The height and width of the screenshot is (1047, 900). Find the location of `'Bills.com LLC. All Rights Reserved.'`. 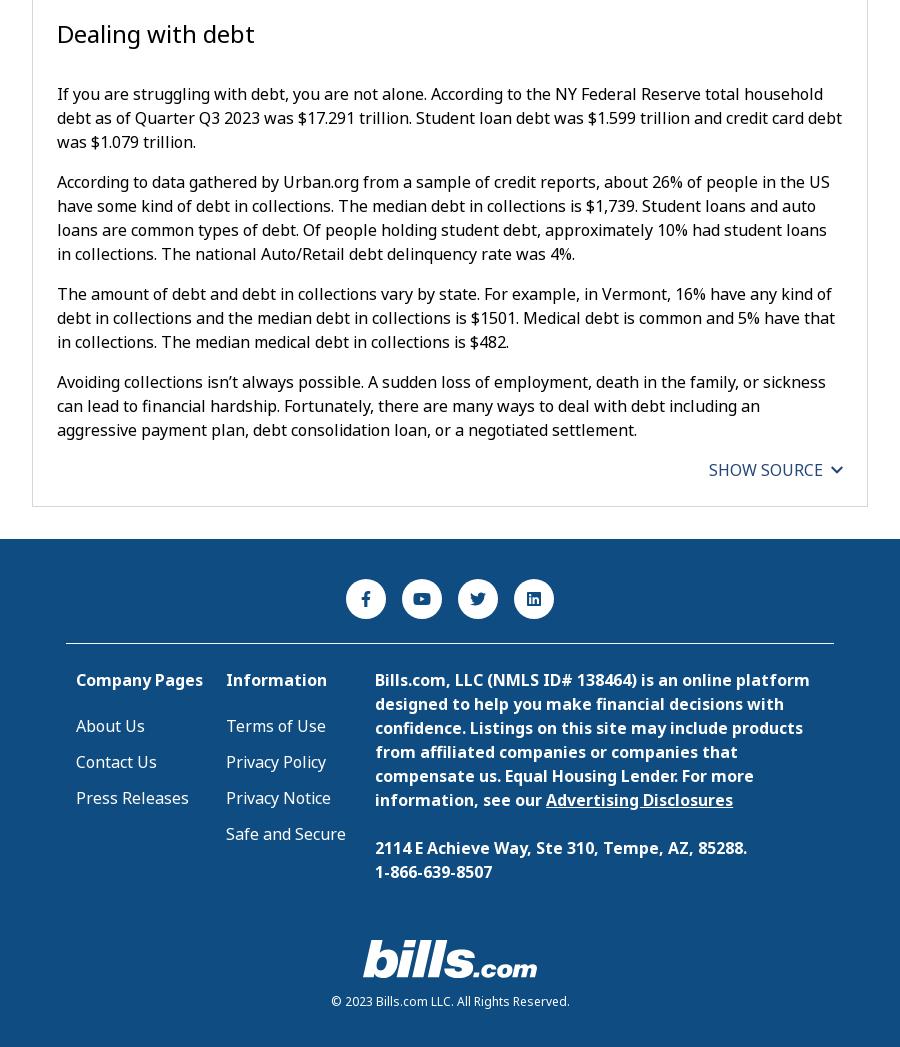

'Bills.com LLC. All Rights Reserved.' is located at coordinates (469, 1001).